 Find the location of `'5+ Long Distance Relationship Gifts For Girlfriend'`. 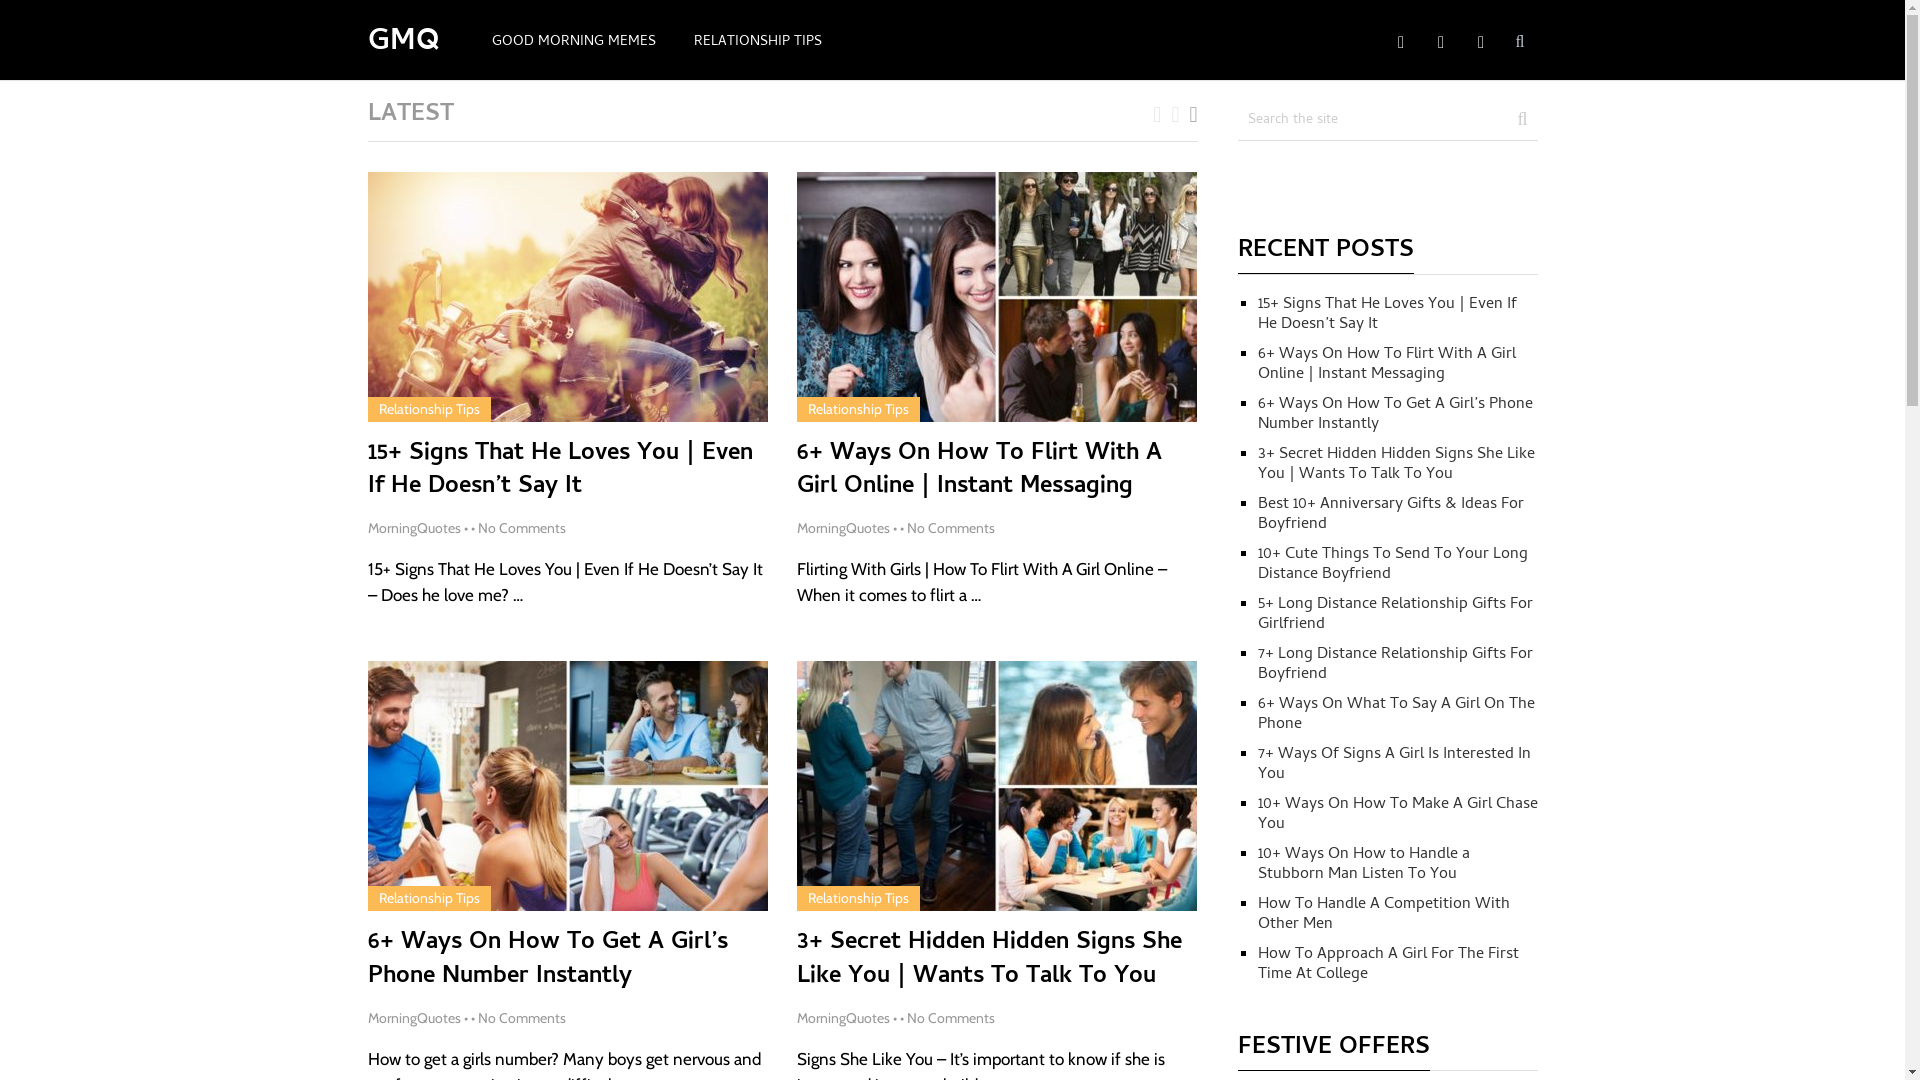

'5+ Long Distance Relationship Gifts For Girlfriend' is located at coordinates (1256, 613).